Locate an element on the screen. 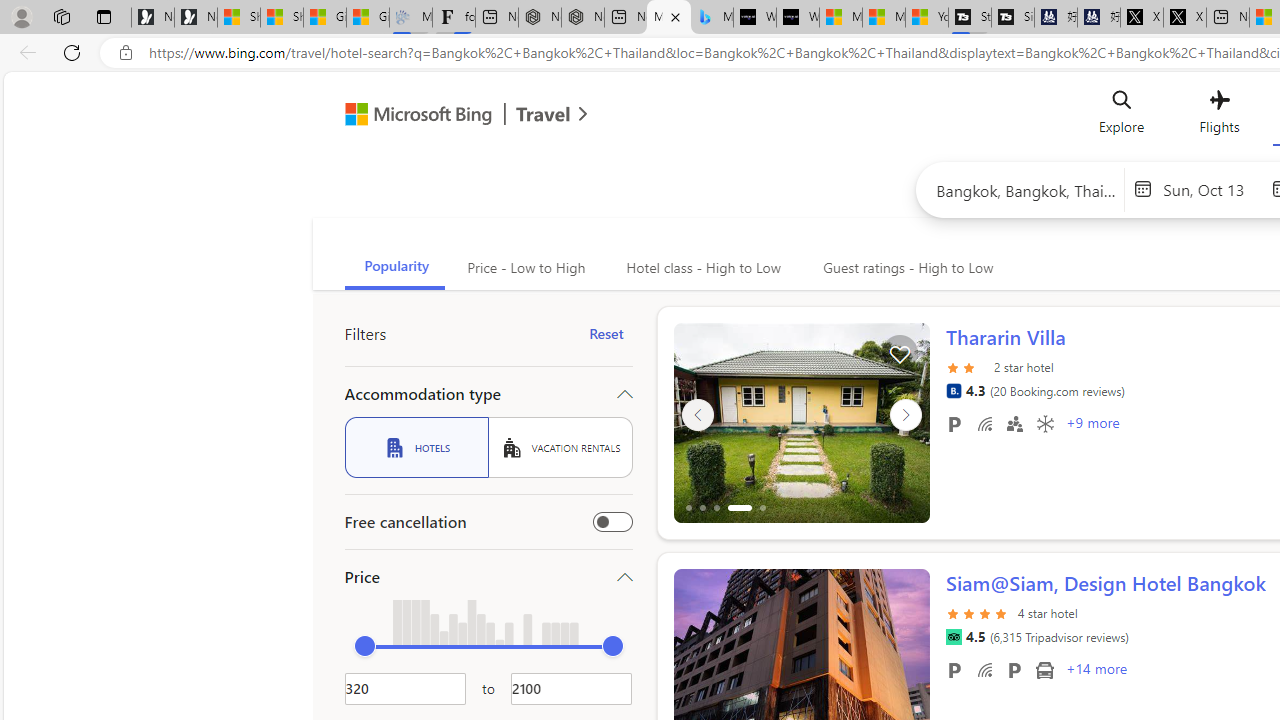 The image size is (1280, 720). 'Hotel class - High to Low' is located at coordinates (701, 267).